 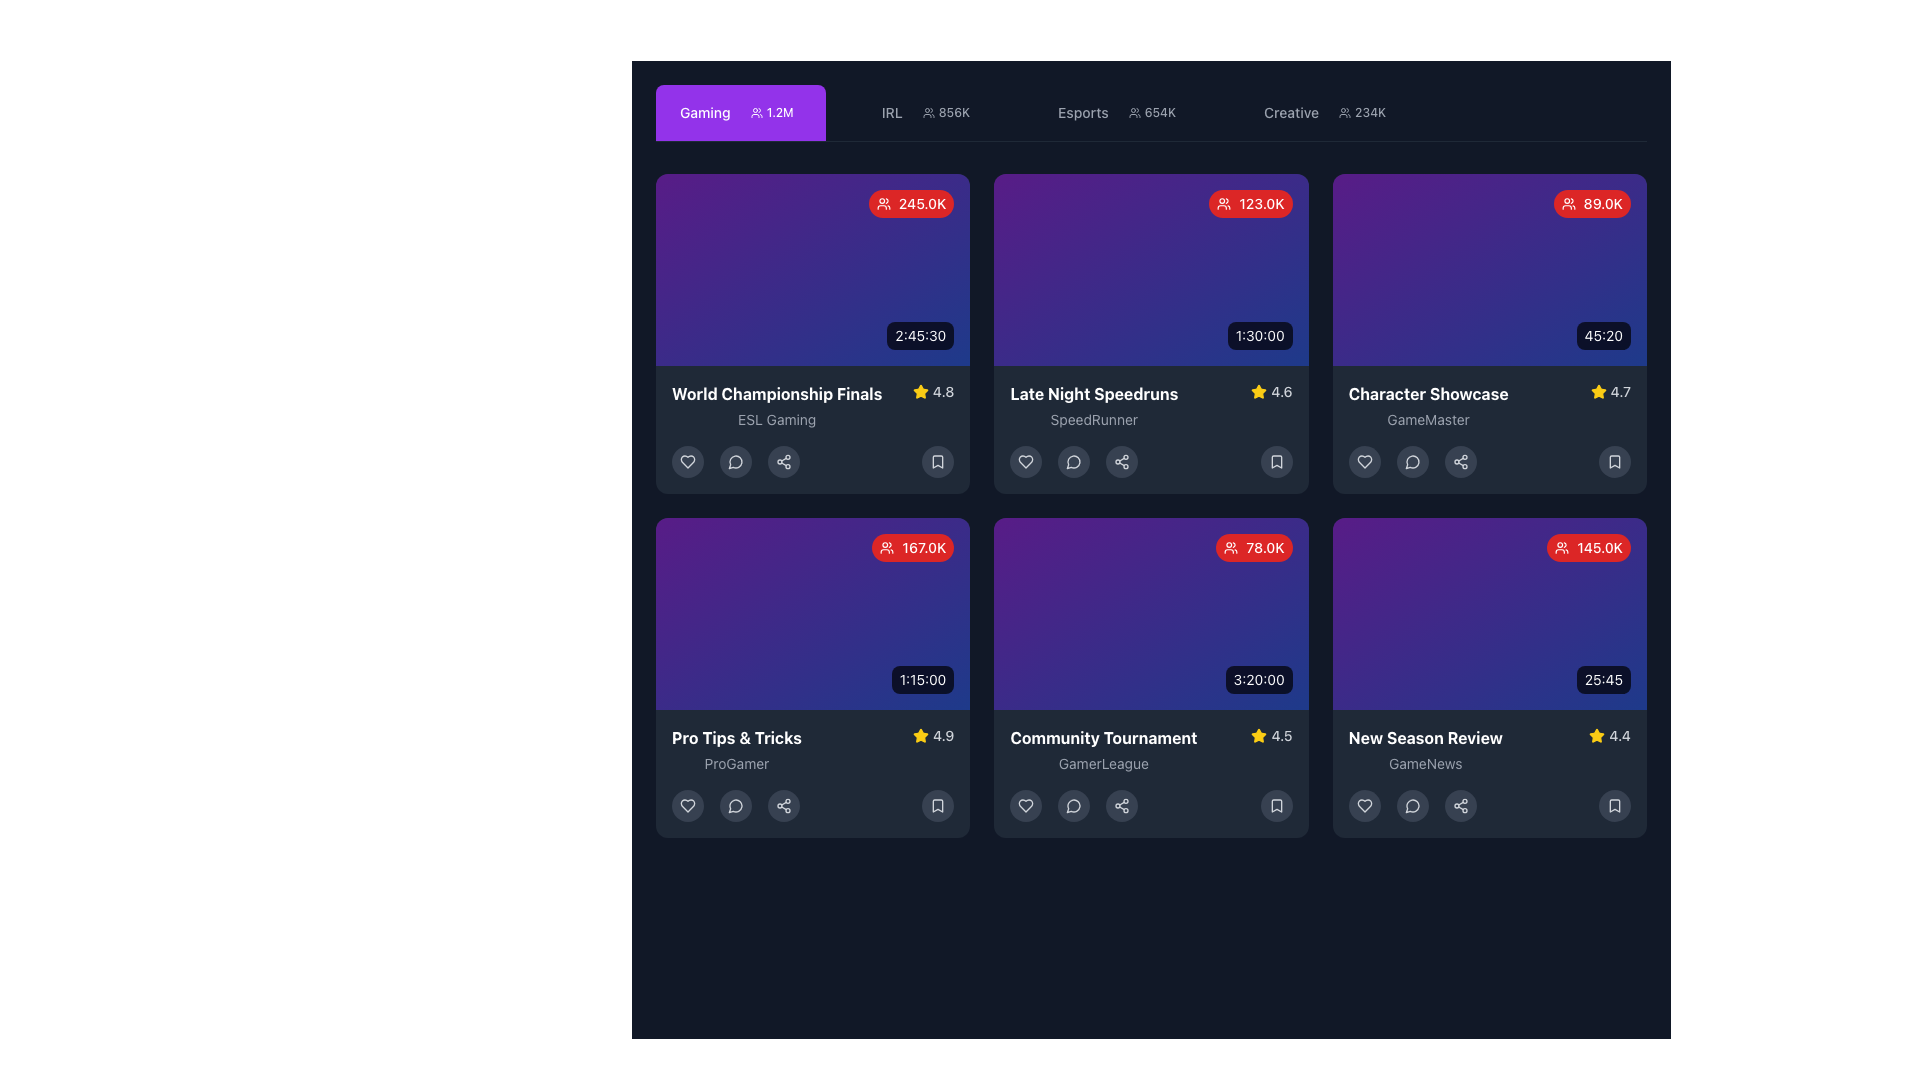 I want to click on text label displaying '245.0K' in white on a red rounded rectangle background, located at the top-right corner of the 'World Championship Finals' card, so click(x=921, y=204).